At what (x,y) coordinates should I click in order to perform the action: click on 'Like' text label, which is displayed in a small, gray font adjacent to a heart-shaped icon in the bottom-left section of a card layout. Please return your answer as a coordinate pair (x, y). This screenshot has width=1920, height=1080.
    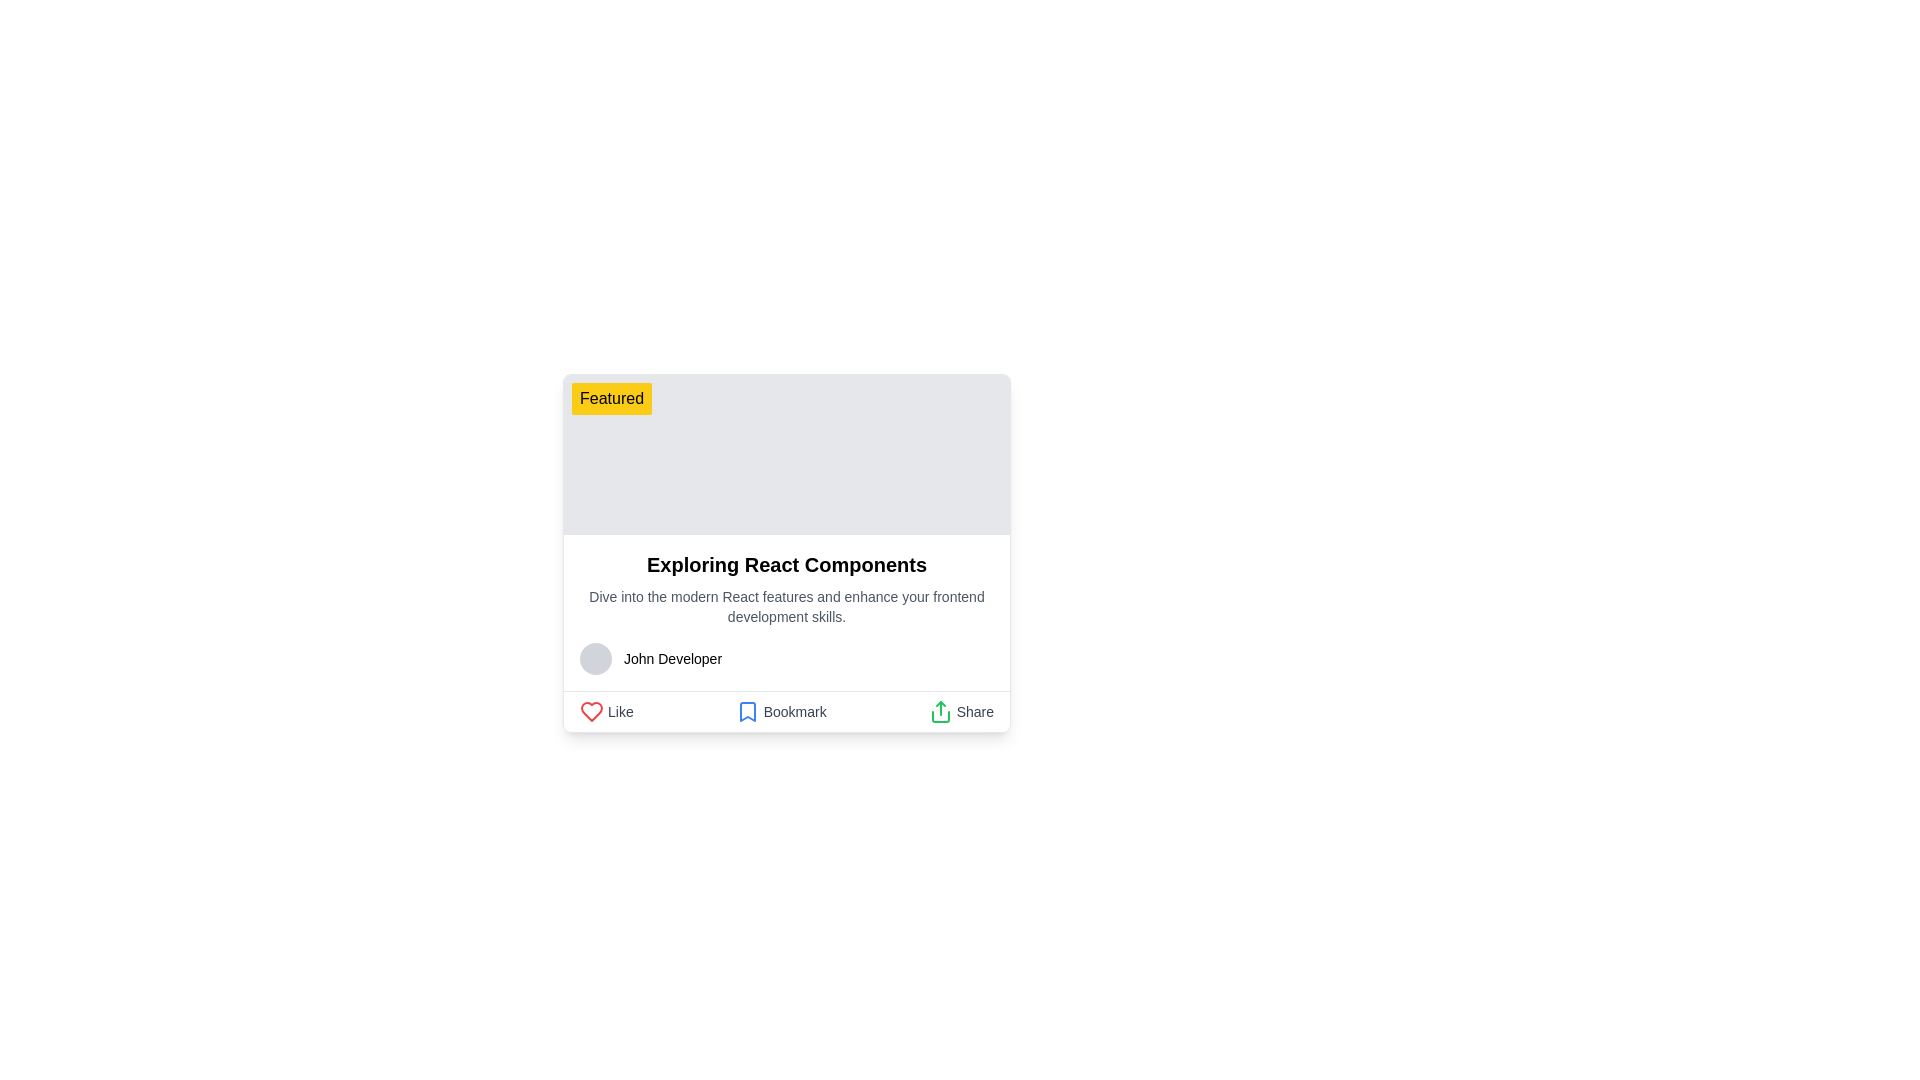
    Looking at the image, I should click on (619, 711).